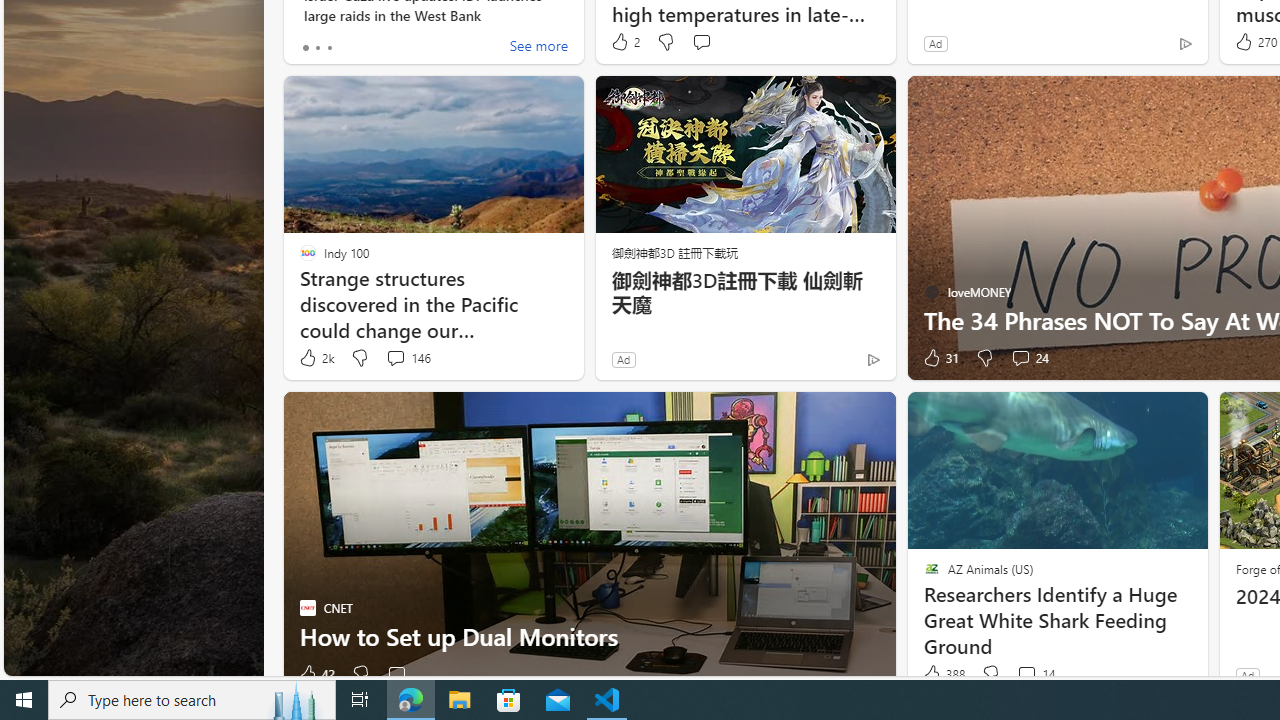 Image resolution: width=1280 pixels, height=720 pixels. I want to click on 'tab-0', so click(304, 46).